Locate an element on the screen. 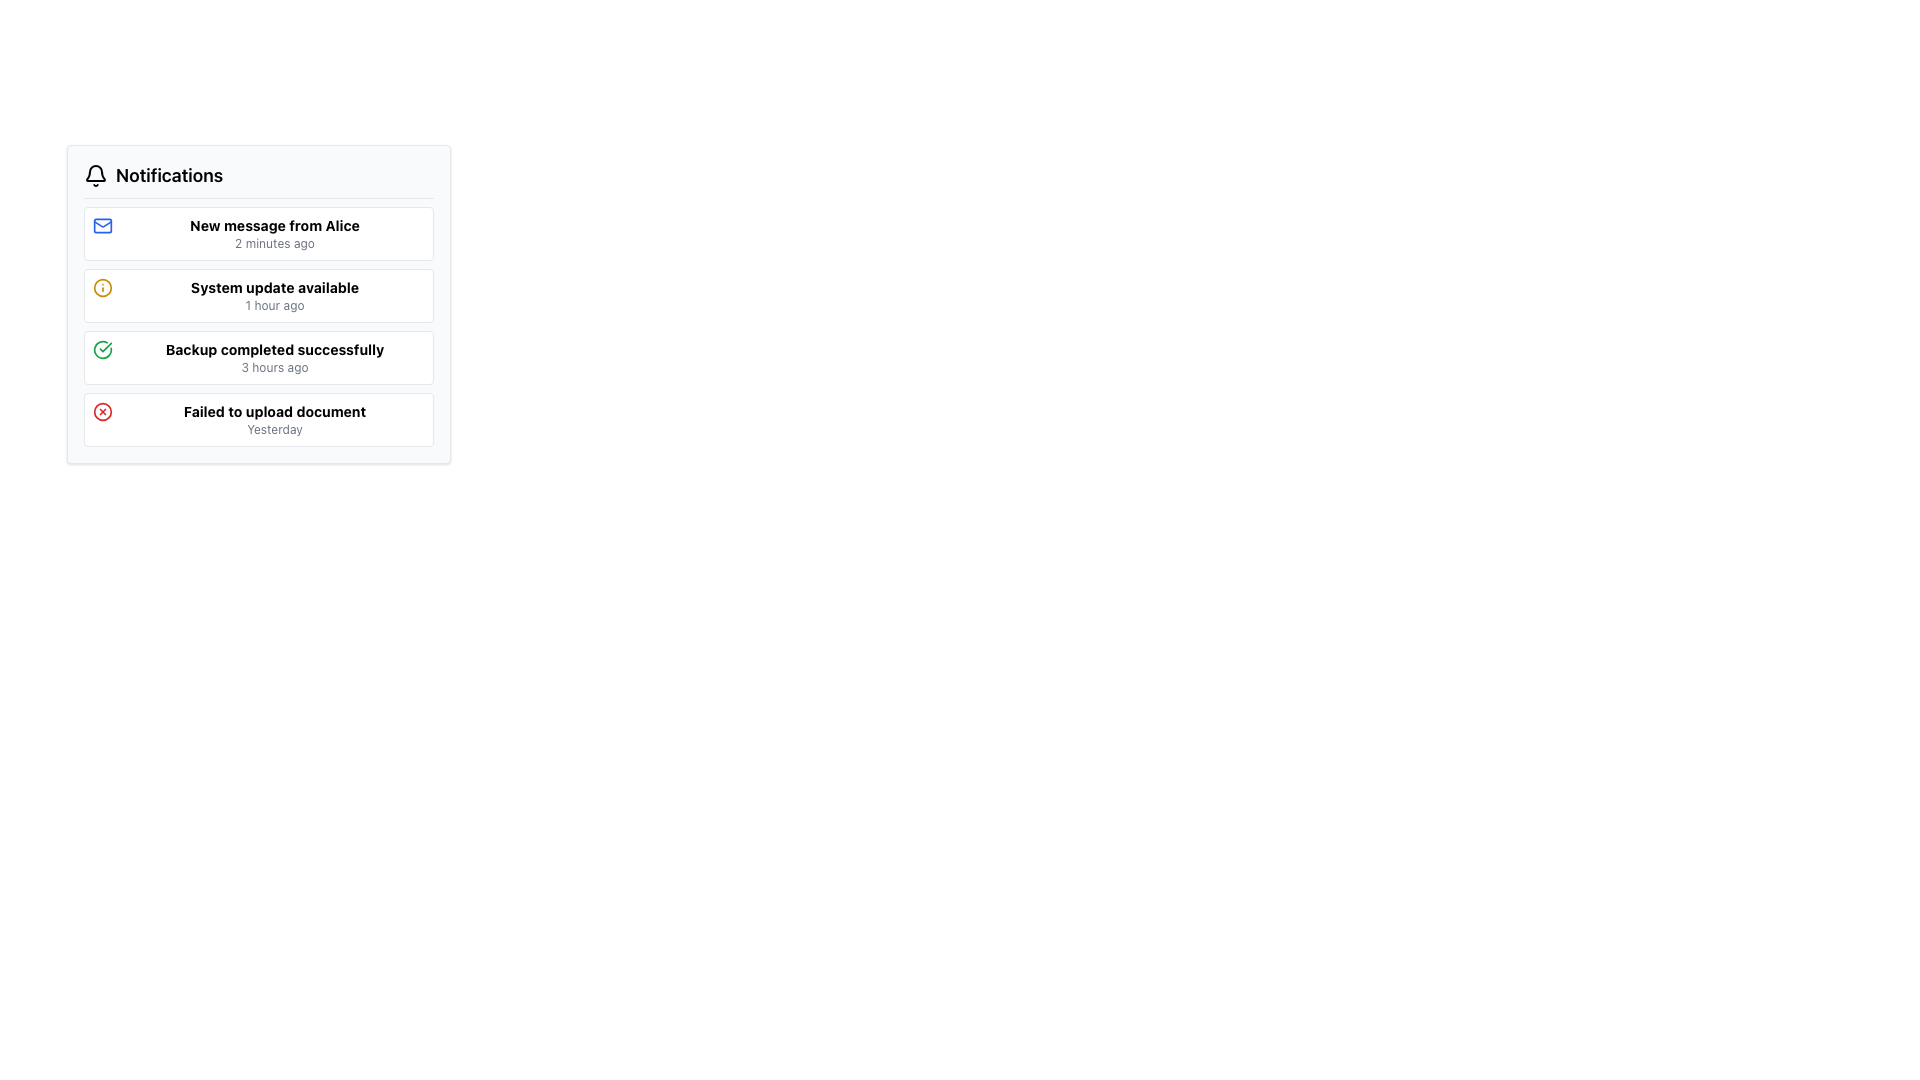 The height and width of the screenshot is (1080, 1920). text content displayed in the fourth notification item of the notification system, which provides feedback about a failed document upload is located at coordinates (273, 419).